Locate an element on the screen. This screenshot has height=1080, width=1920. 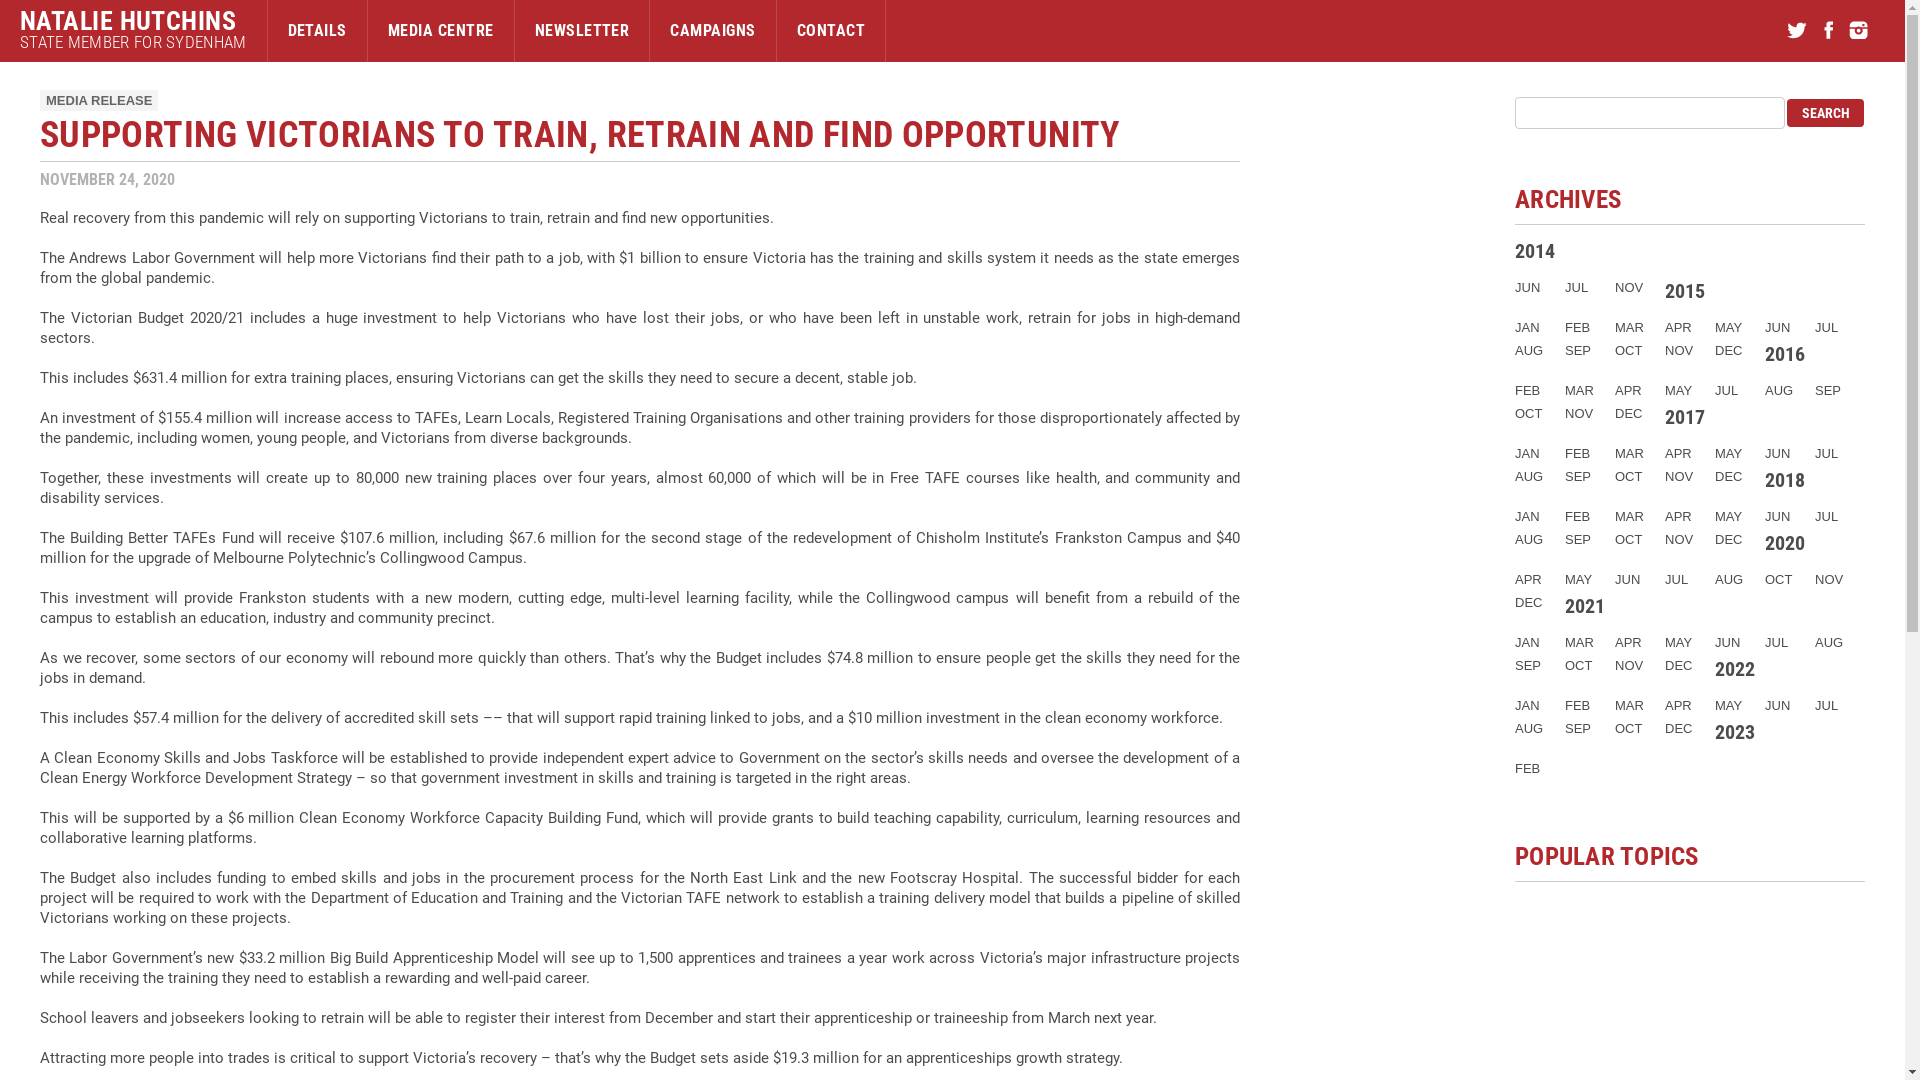
'NATALIE HUTCHINS' is located at coordinates (132, 20).